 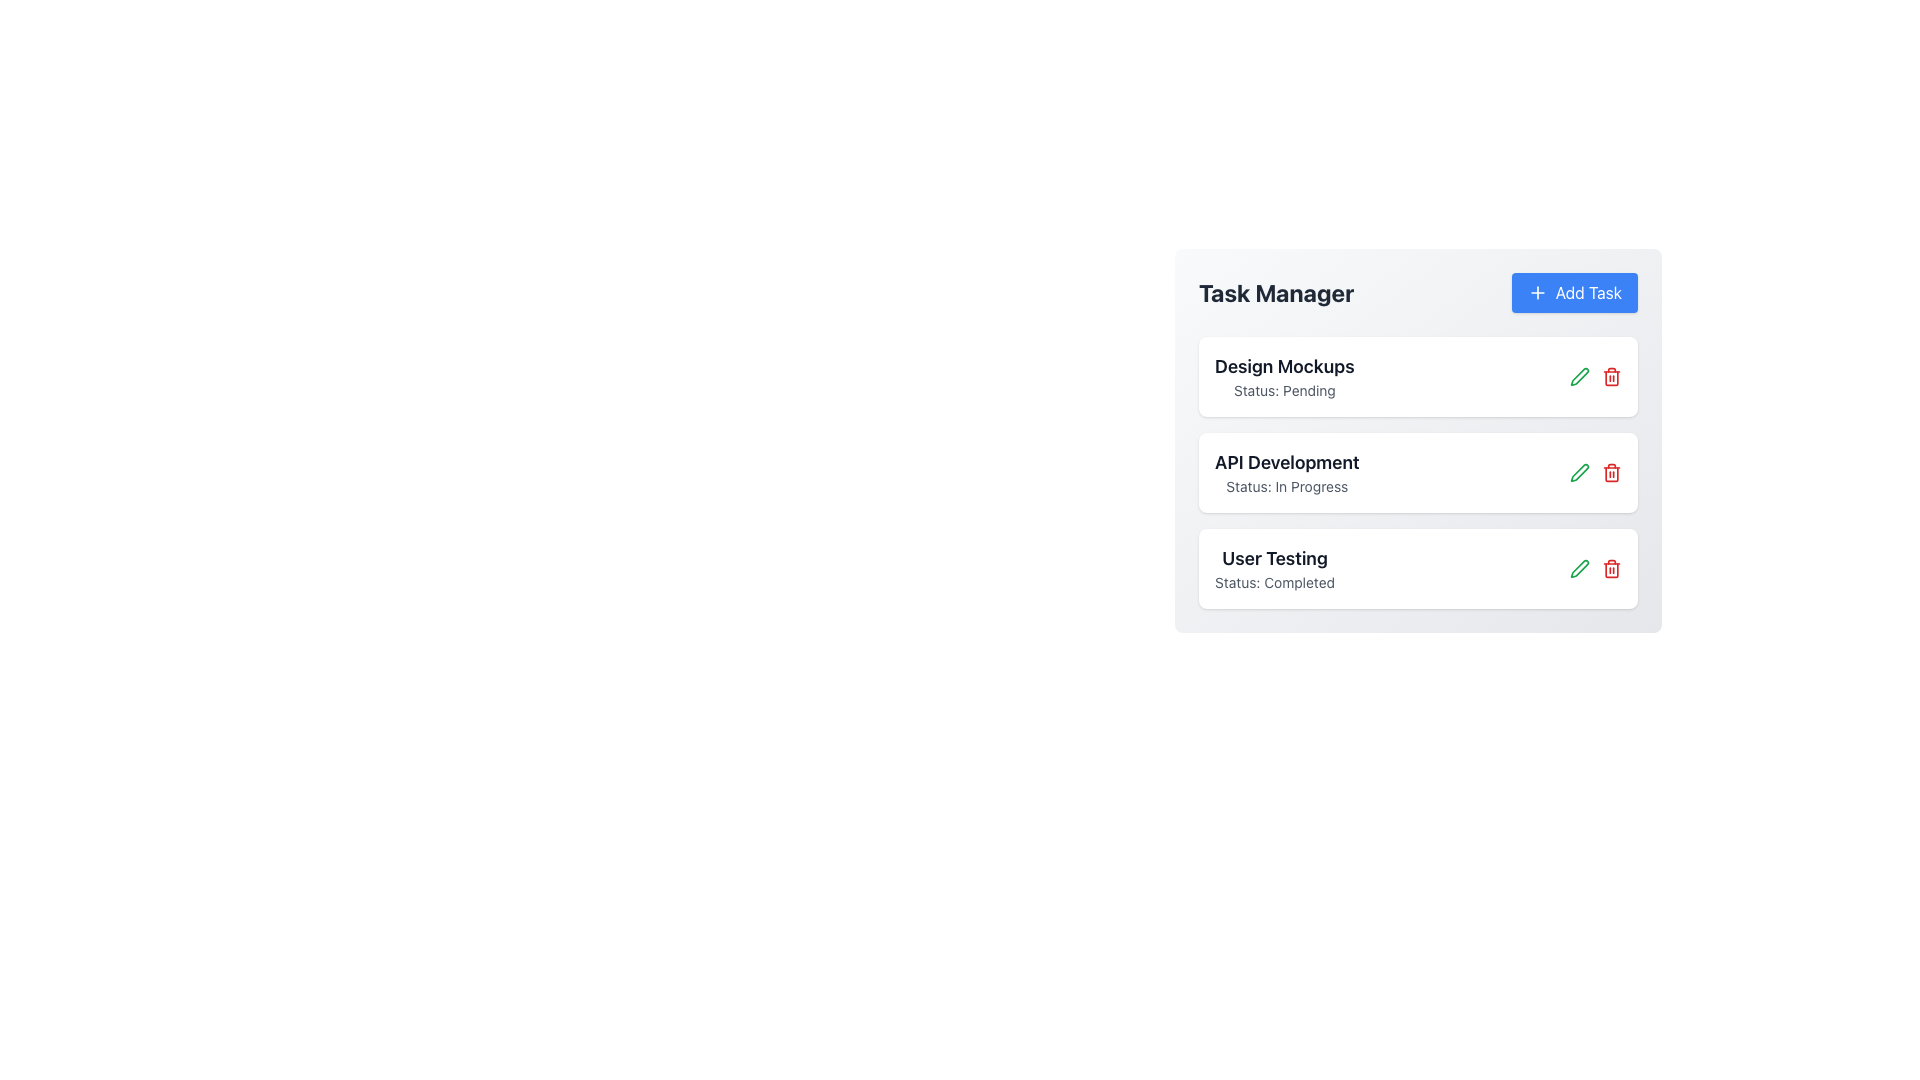 I want to click on the static text label 'API Development' which is styled with a larger font size, bolded text, and dark gray color, located under the 'Task Manager' heading in the task list interface, so click(x=1287, y=462).